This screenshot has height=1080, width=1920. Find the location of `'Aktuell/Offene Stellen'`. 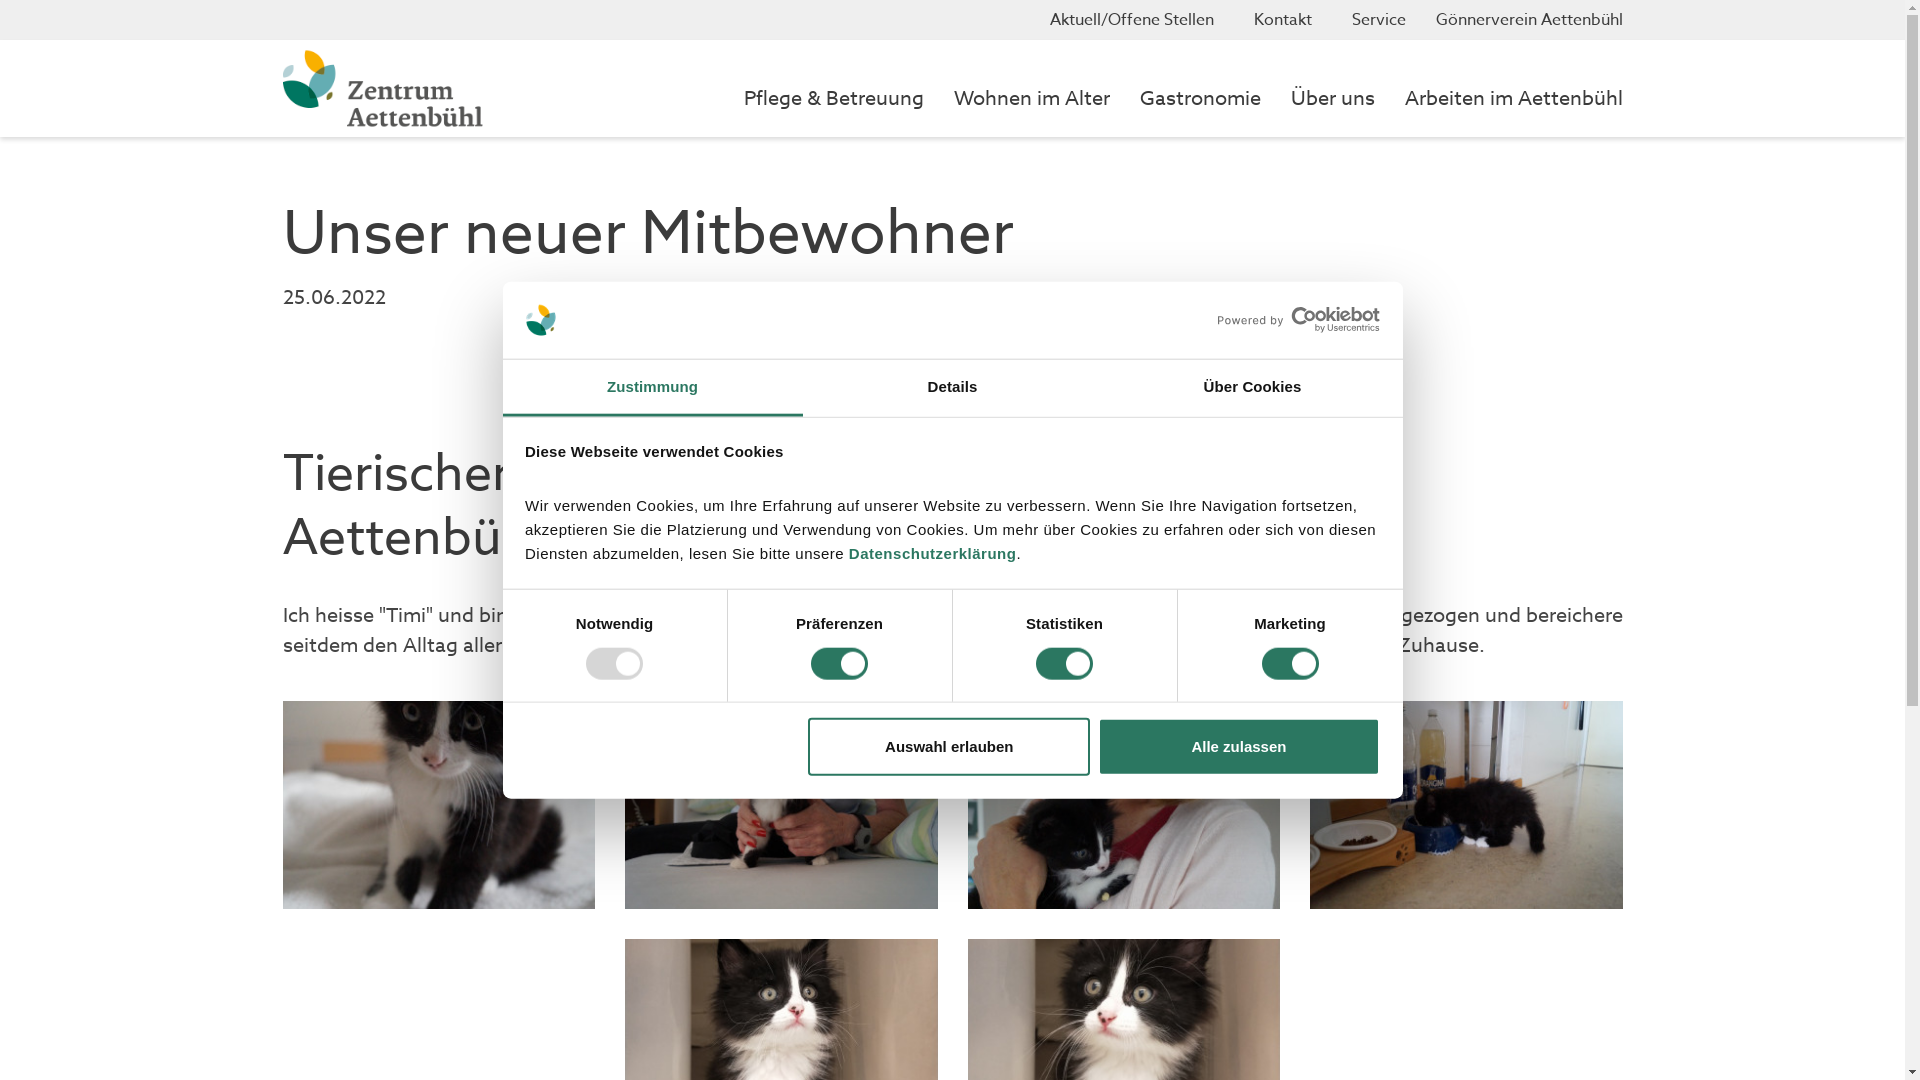

'Aktuell/Offene Stellen' is located at coordinates (1137, 19).